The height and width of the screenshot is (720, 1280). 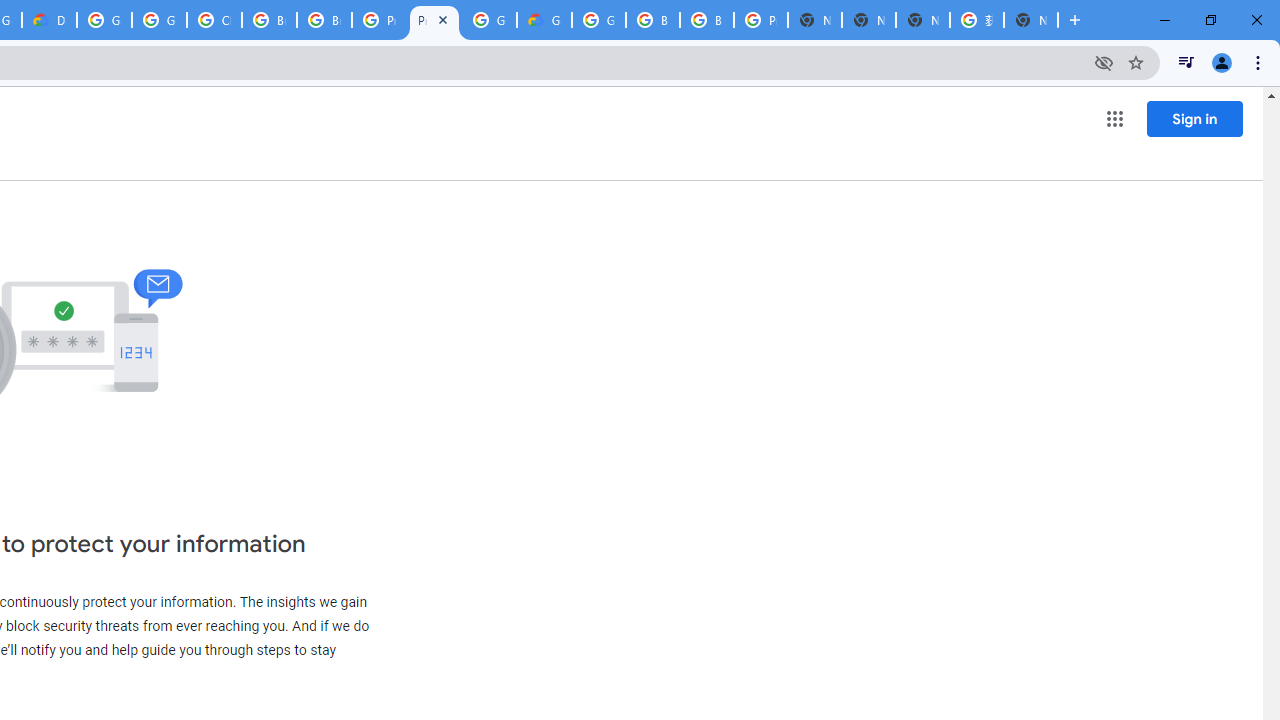 What do you see at coordinates (441, 19) in the screenshot?
I see `'Close'` at bounding box center [441, 19].